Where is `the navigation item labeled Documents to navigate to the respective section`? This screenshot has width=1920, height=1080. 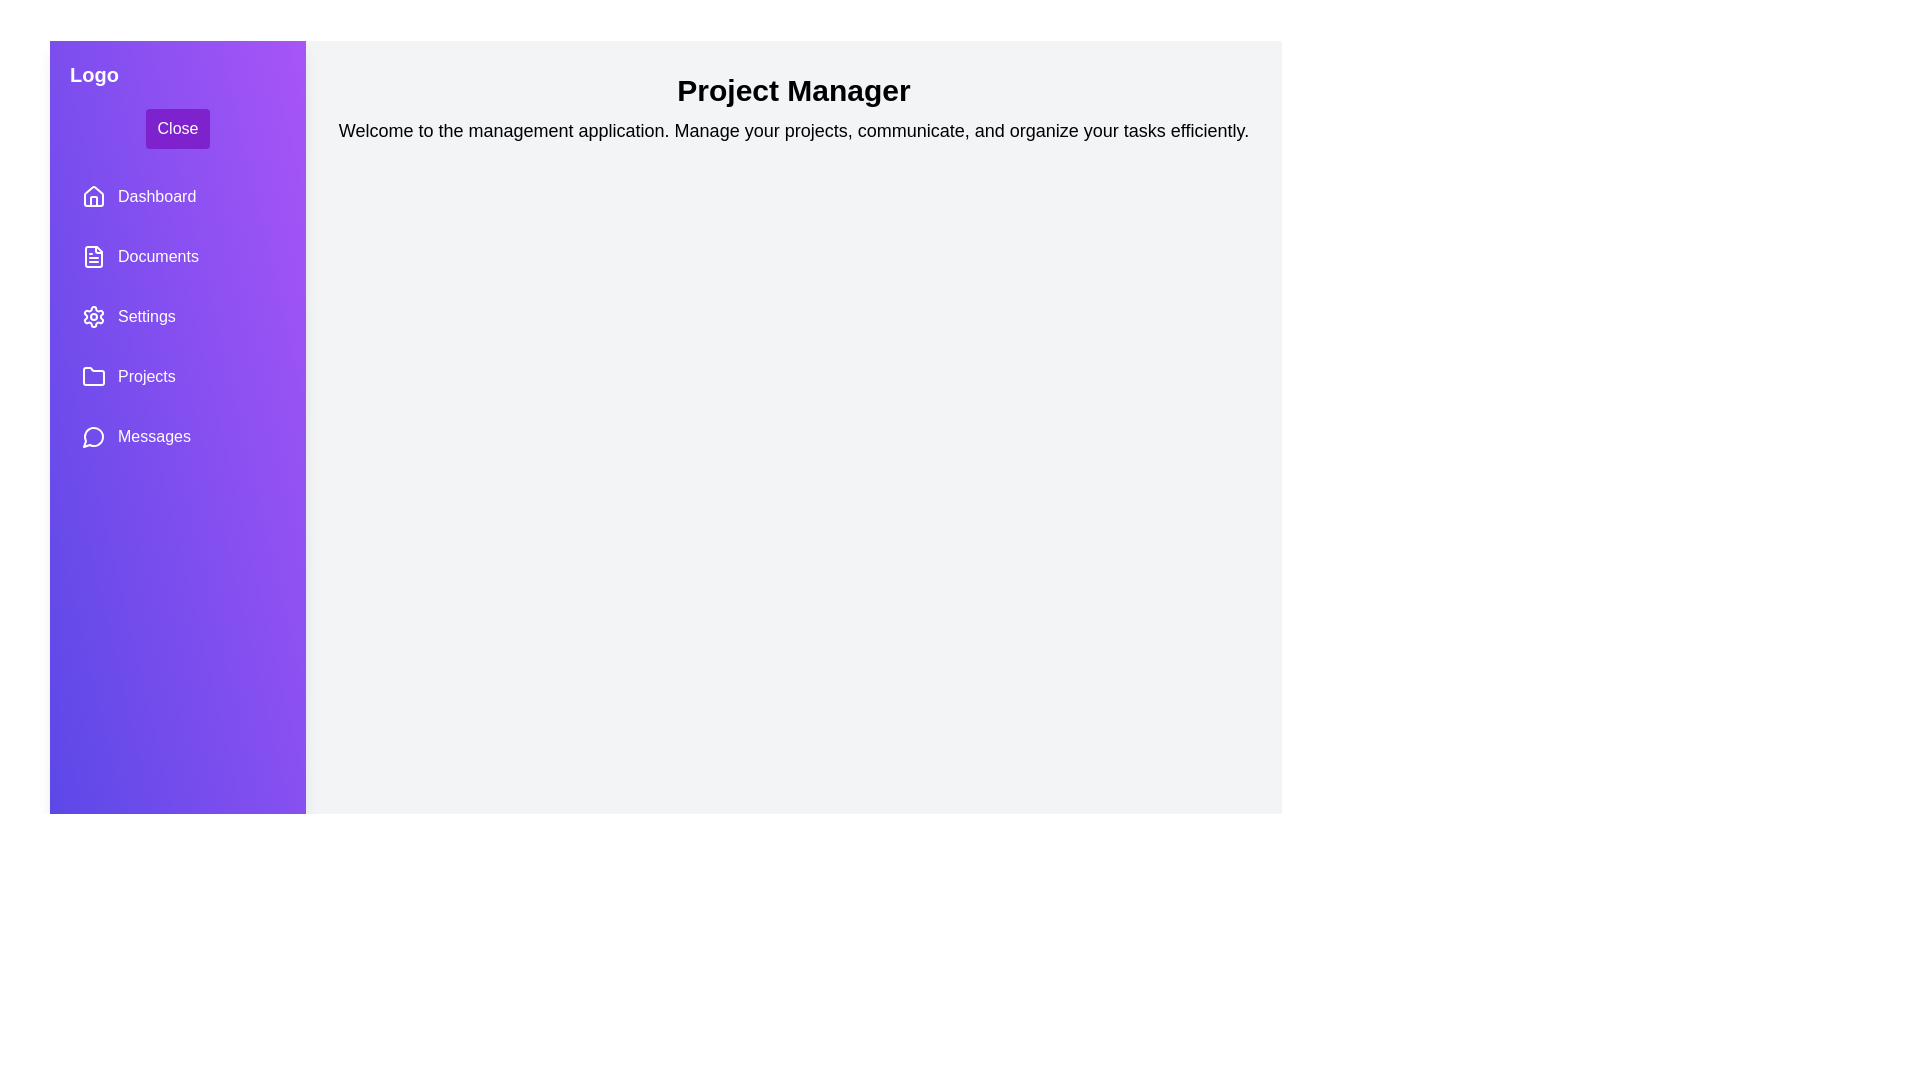
the navigation item labeled Documents to navigate to the respective section is located at coordinates (177, 256).